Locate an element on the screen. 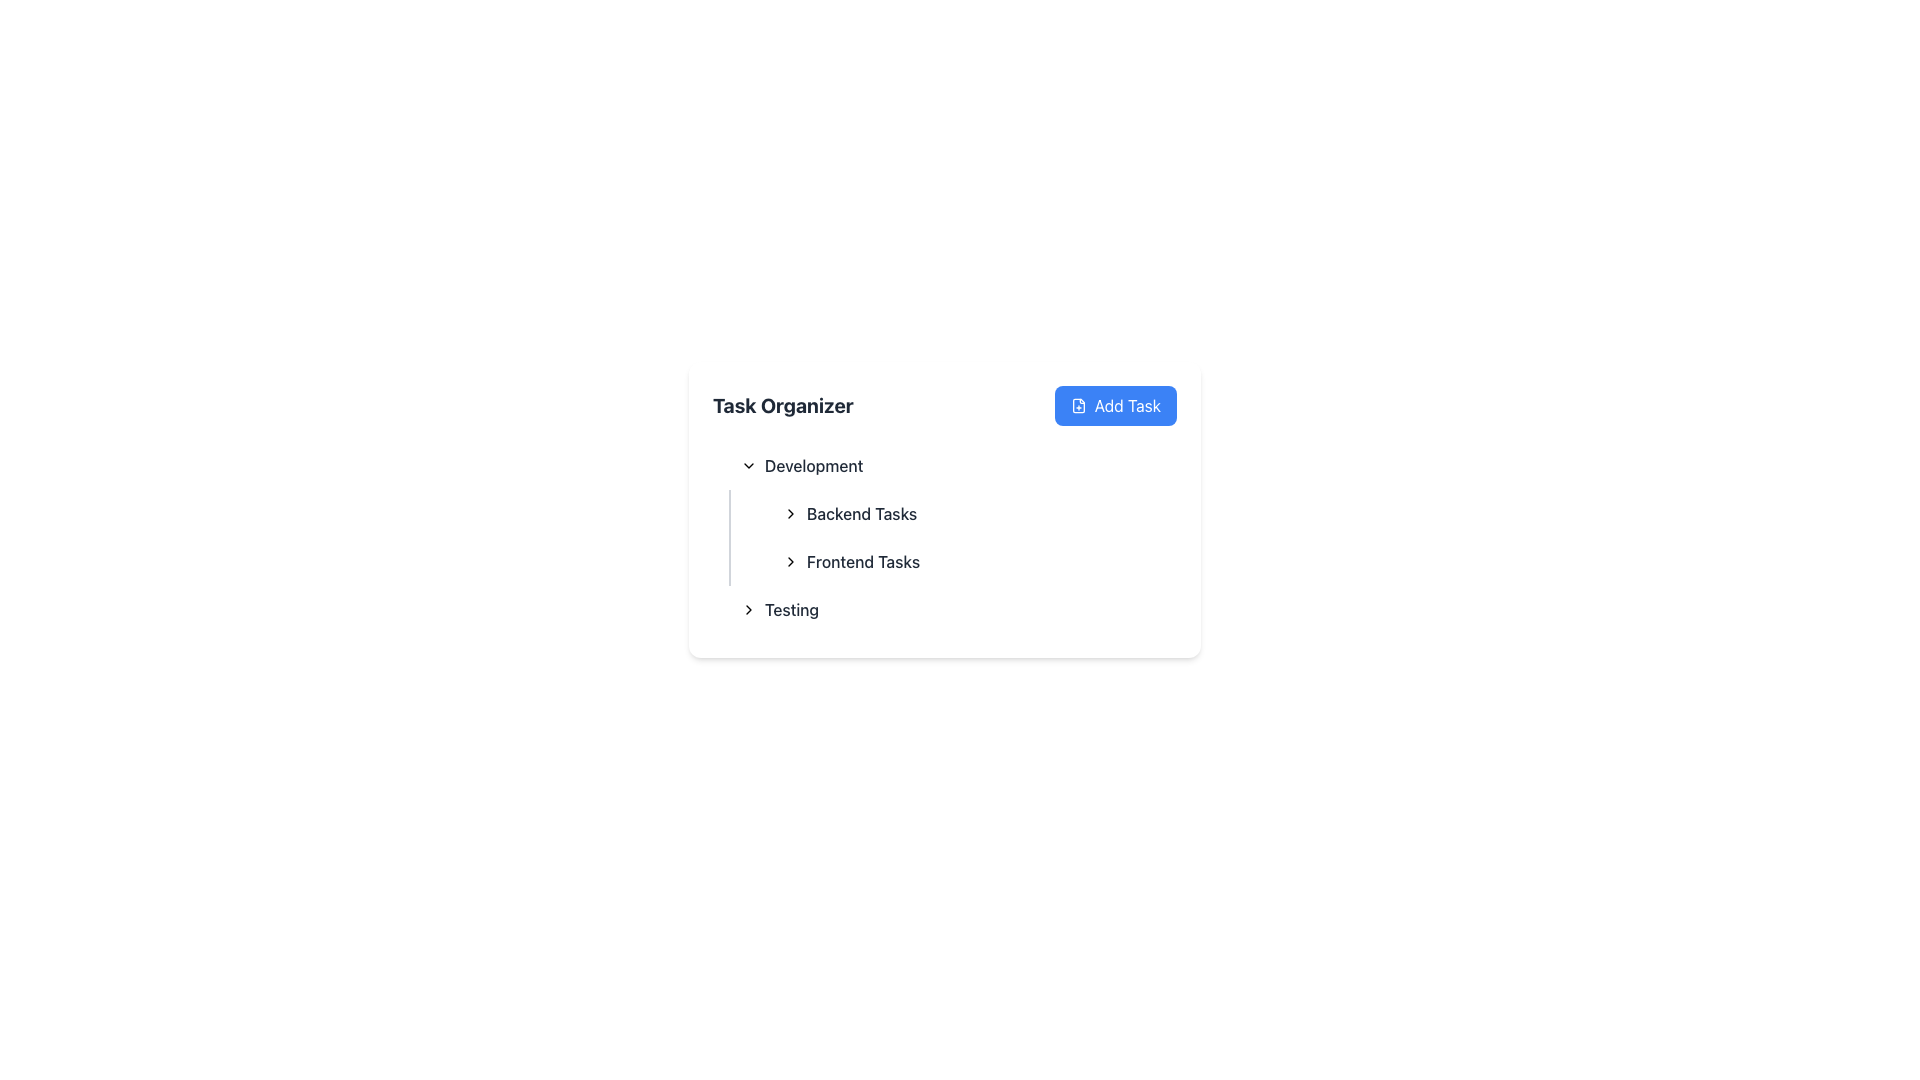  the 'Development' category title text is located at coordinates (802, 466).